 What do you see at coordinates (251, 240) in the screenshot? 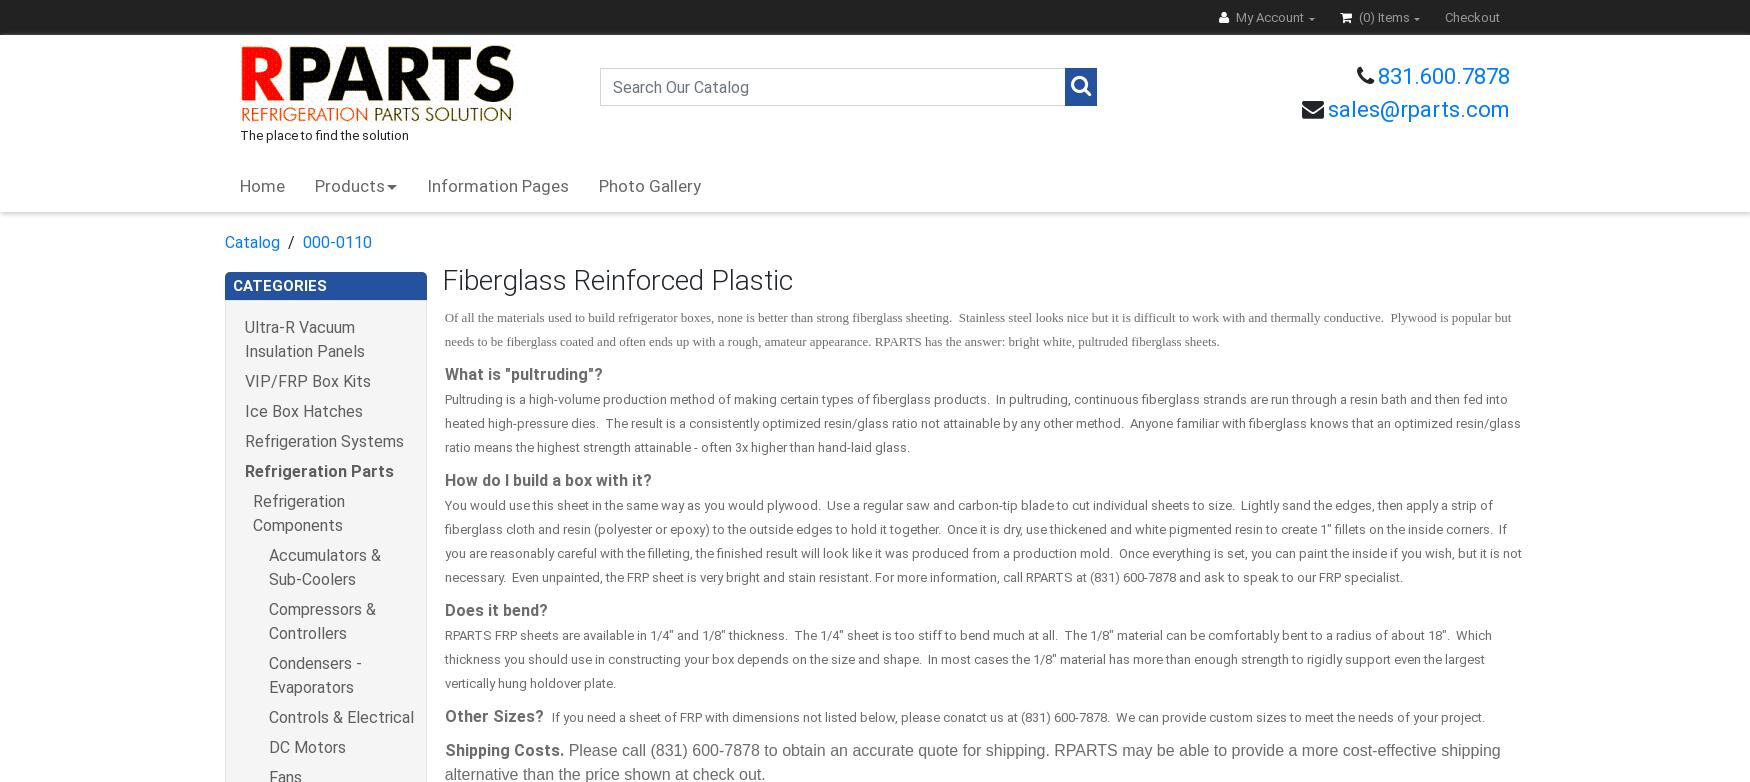
I see `'Catalog'` at bounding box center [251, 240].